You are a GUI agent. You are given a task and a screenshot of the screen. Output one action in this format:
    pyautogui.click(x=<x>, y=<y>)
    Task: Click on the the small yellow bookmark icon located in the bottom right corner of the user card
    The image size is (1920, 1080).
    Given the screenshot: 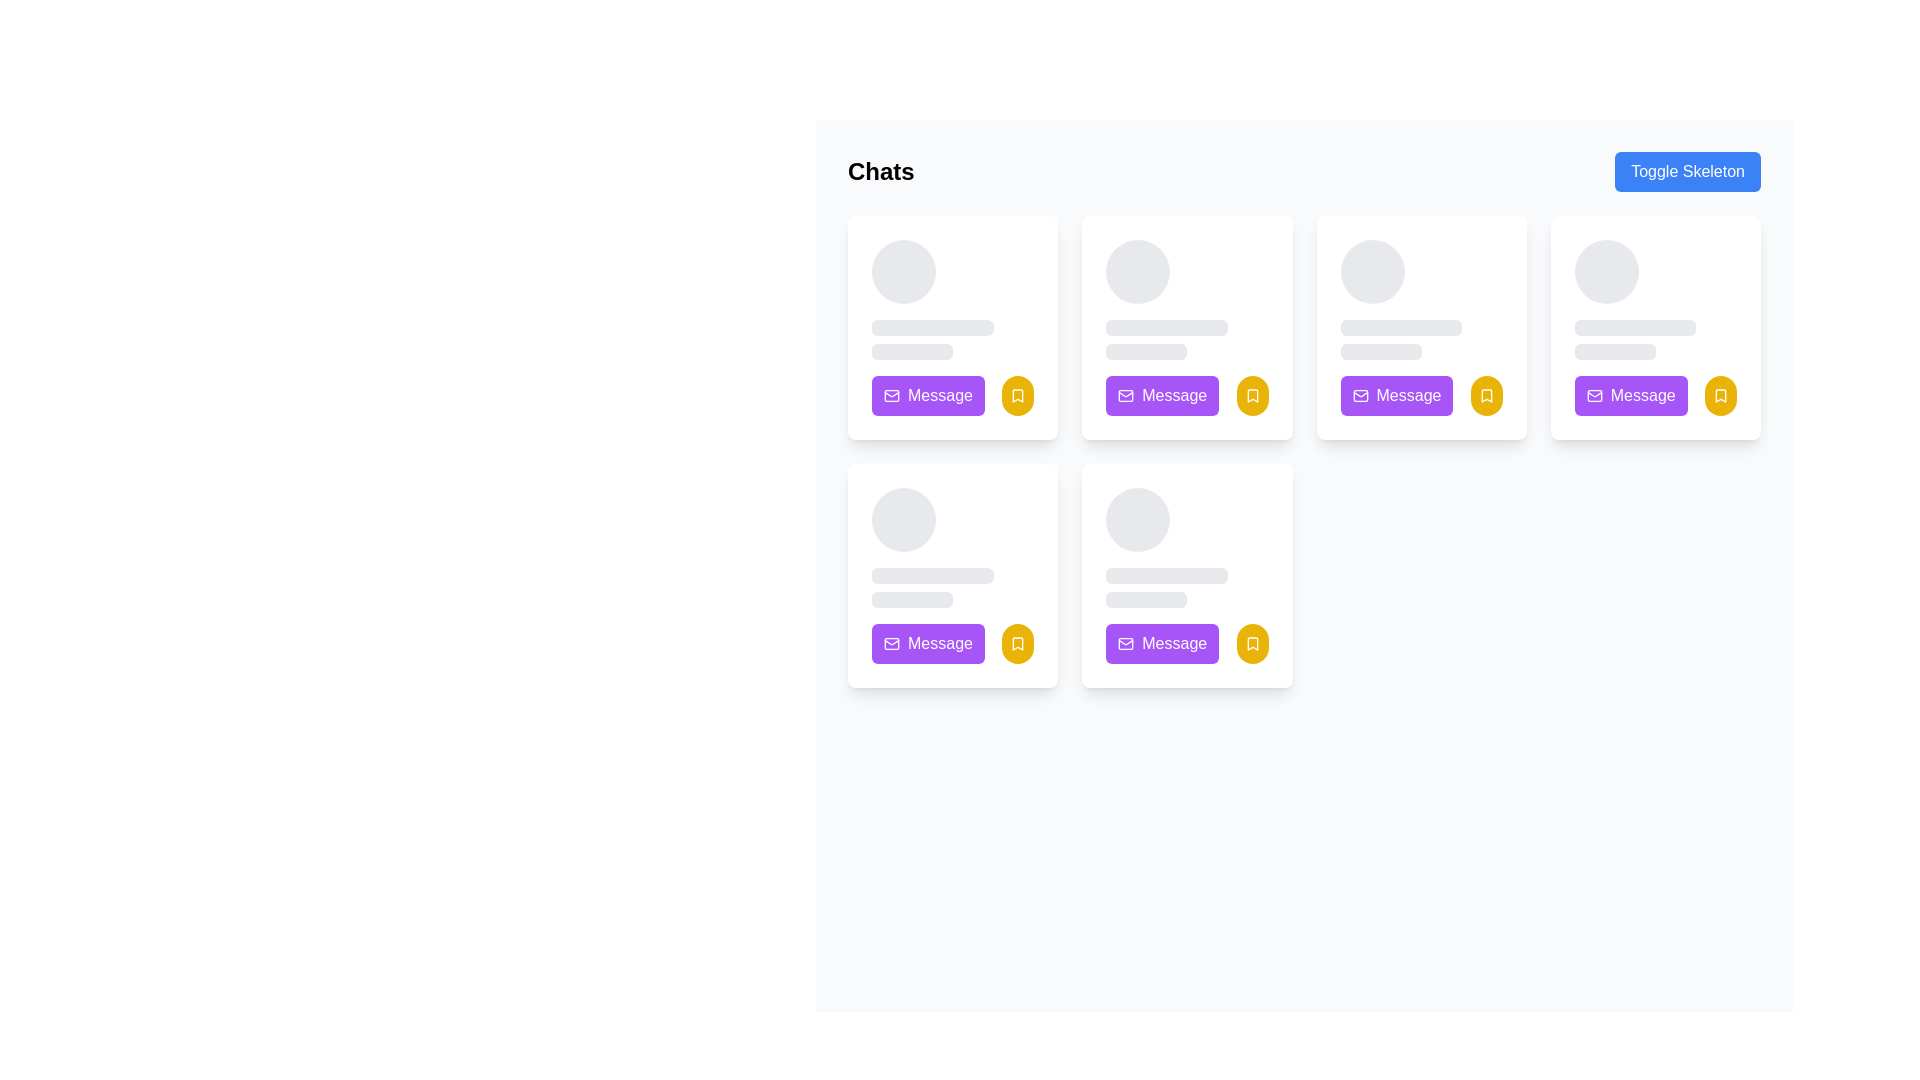 What is the action you would take?
    pyautogui.click(x=1018, y=644)
    